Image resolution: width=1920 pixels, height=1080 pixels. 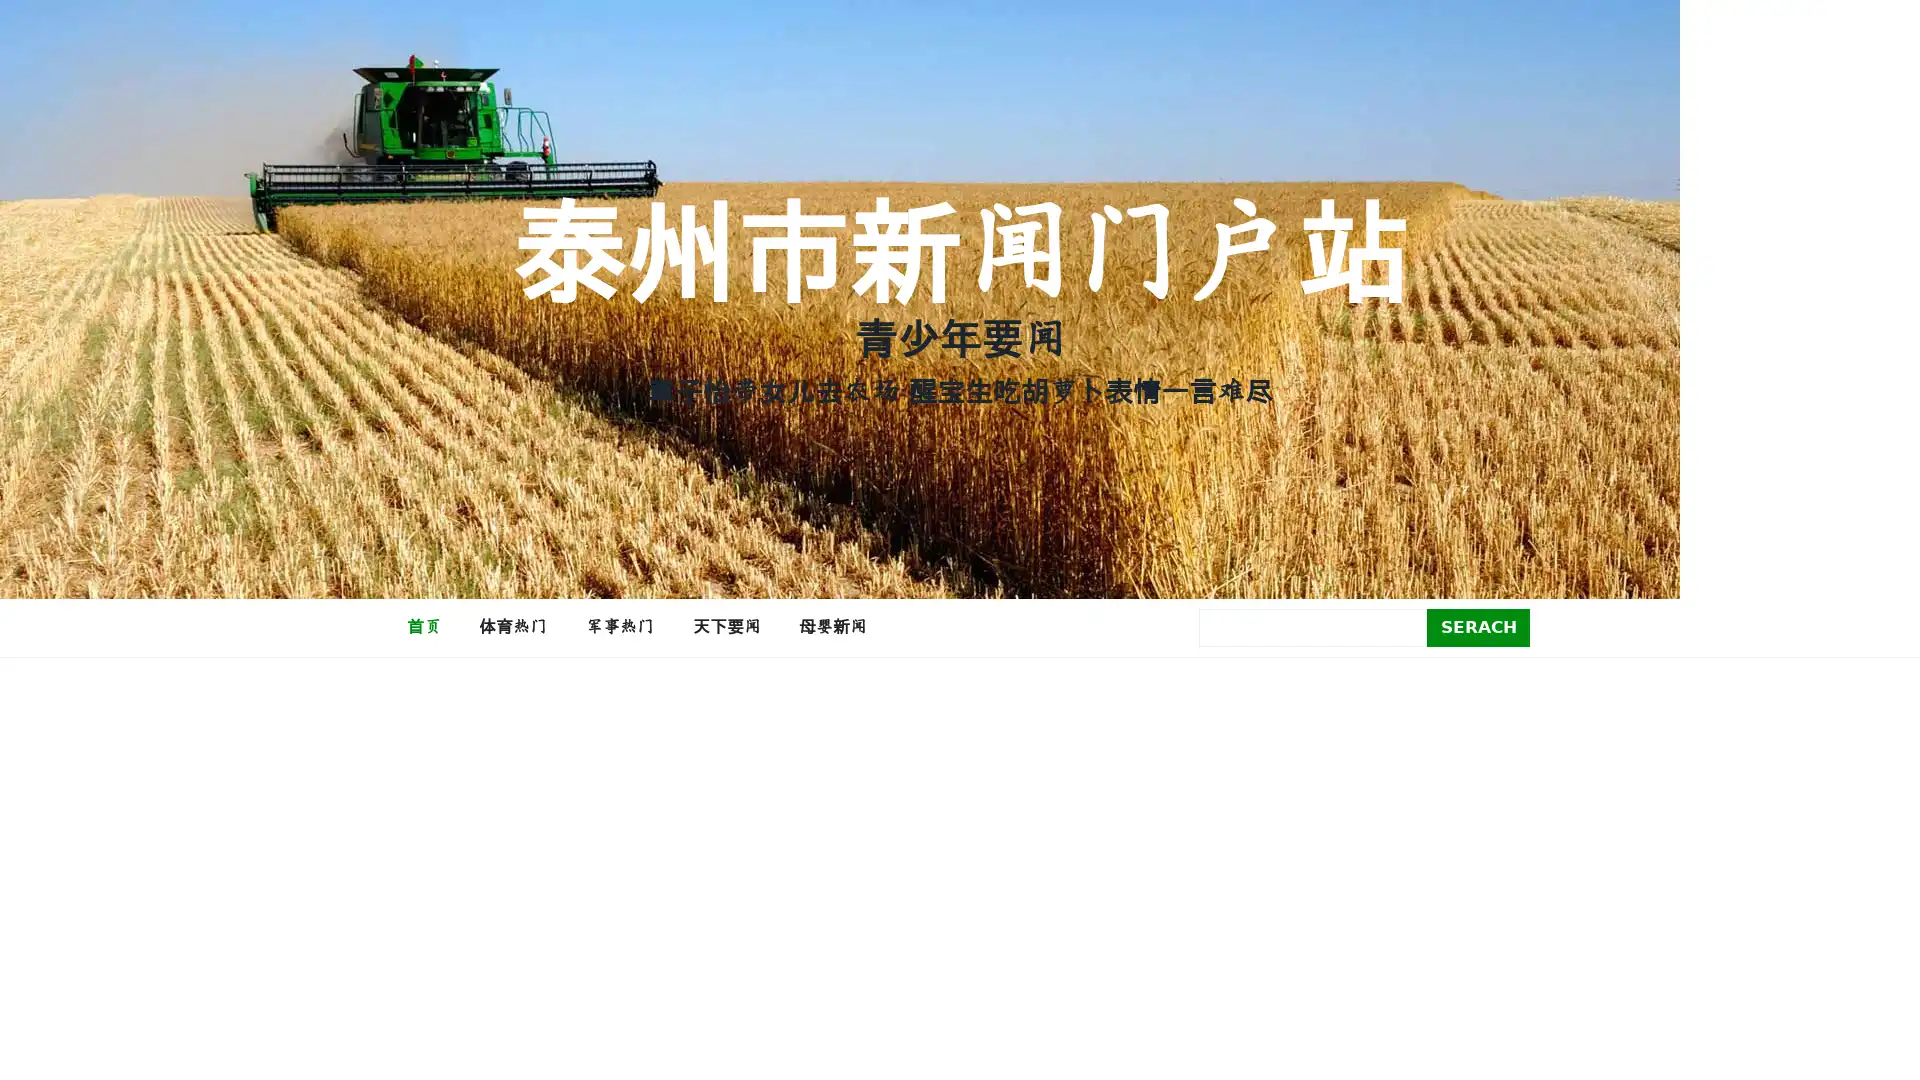 What do you see at coordinates (1478, 626) in the screenshot?
I see `serach` at bounding box center [1478, 626].